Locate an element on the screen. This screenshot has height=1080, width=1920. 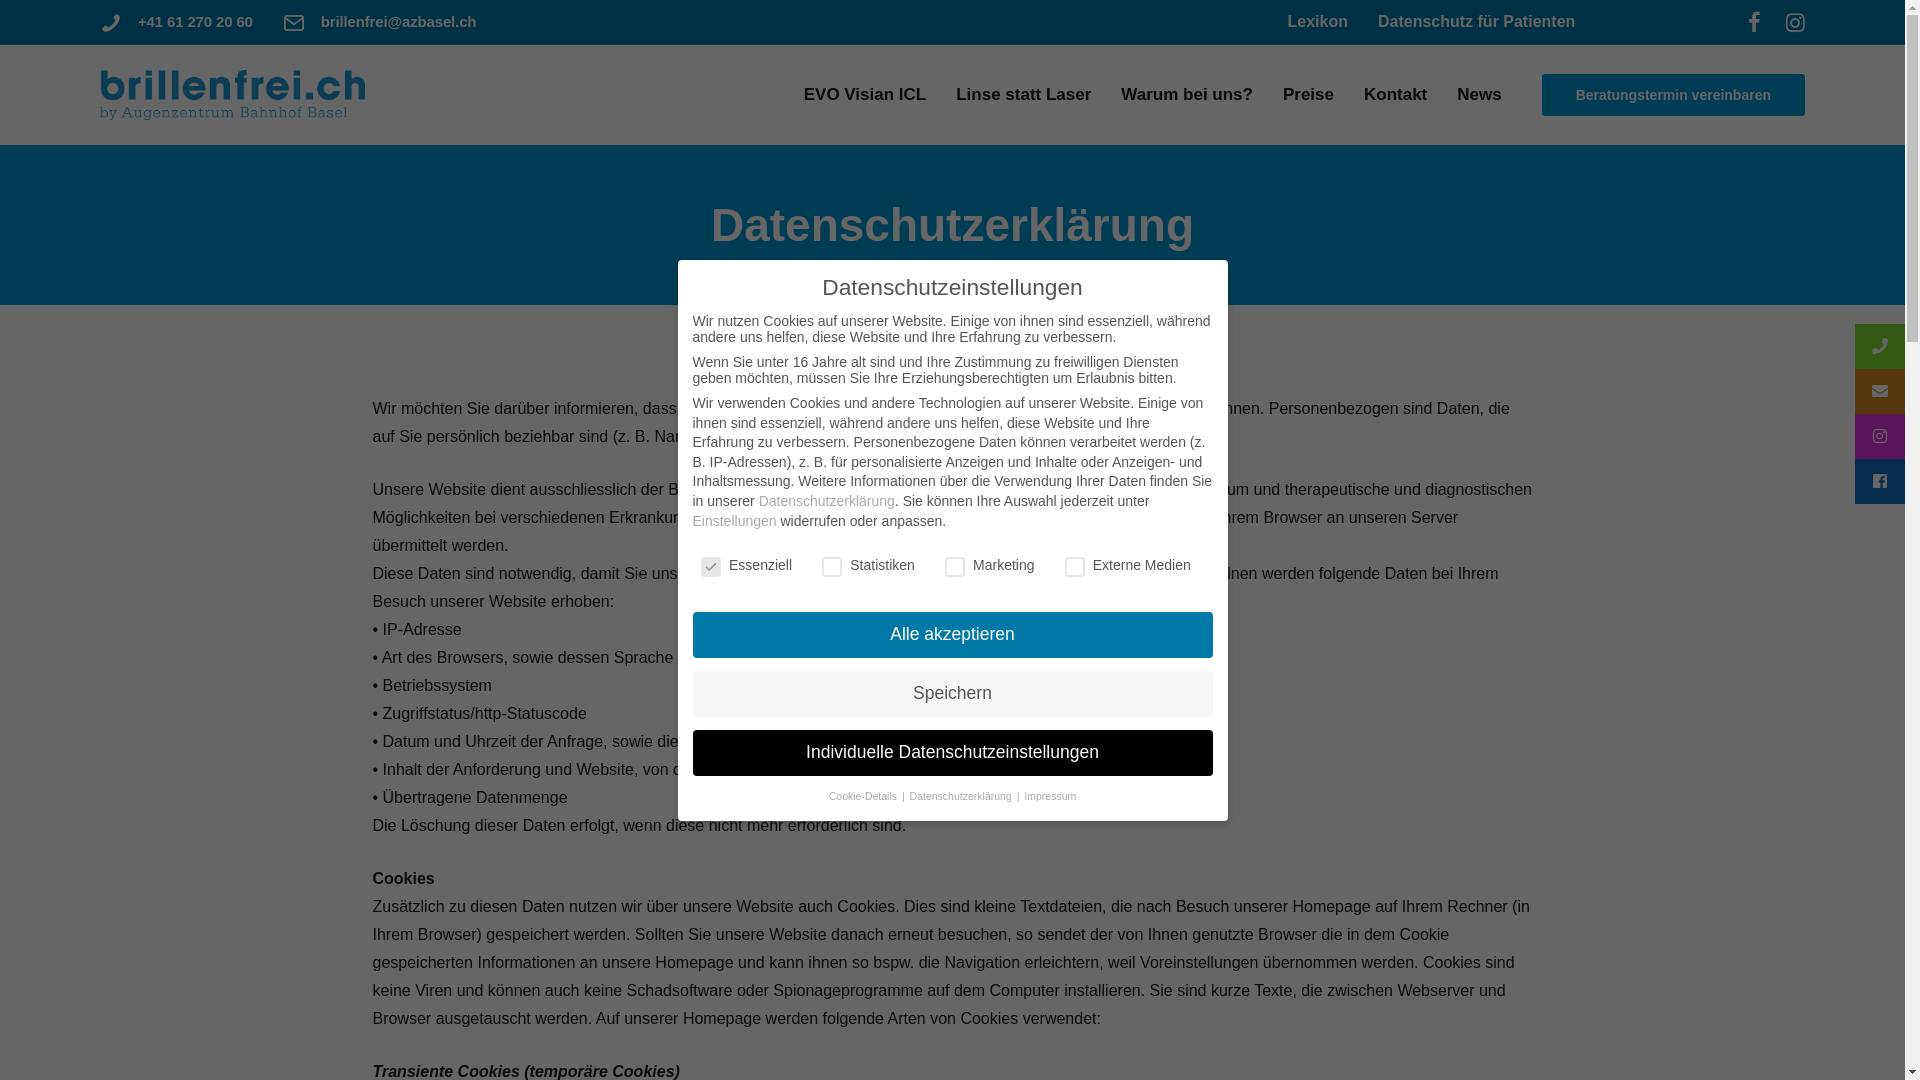
'Preise' is located at coordinates (1308, 94).